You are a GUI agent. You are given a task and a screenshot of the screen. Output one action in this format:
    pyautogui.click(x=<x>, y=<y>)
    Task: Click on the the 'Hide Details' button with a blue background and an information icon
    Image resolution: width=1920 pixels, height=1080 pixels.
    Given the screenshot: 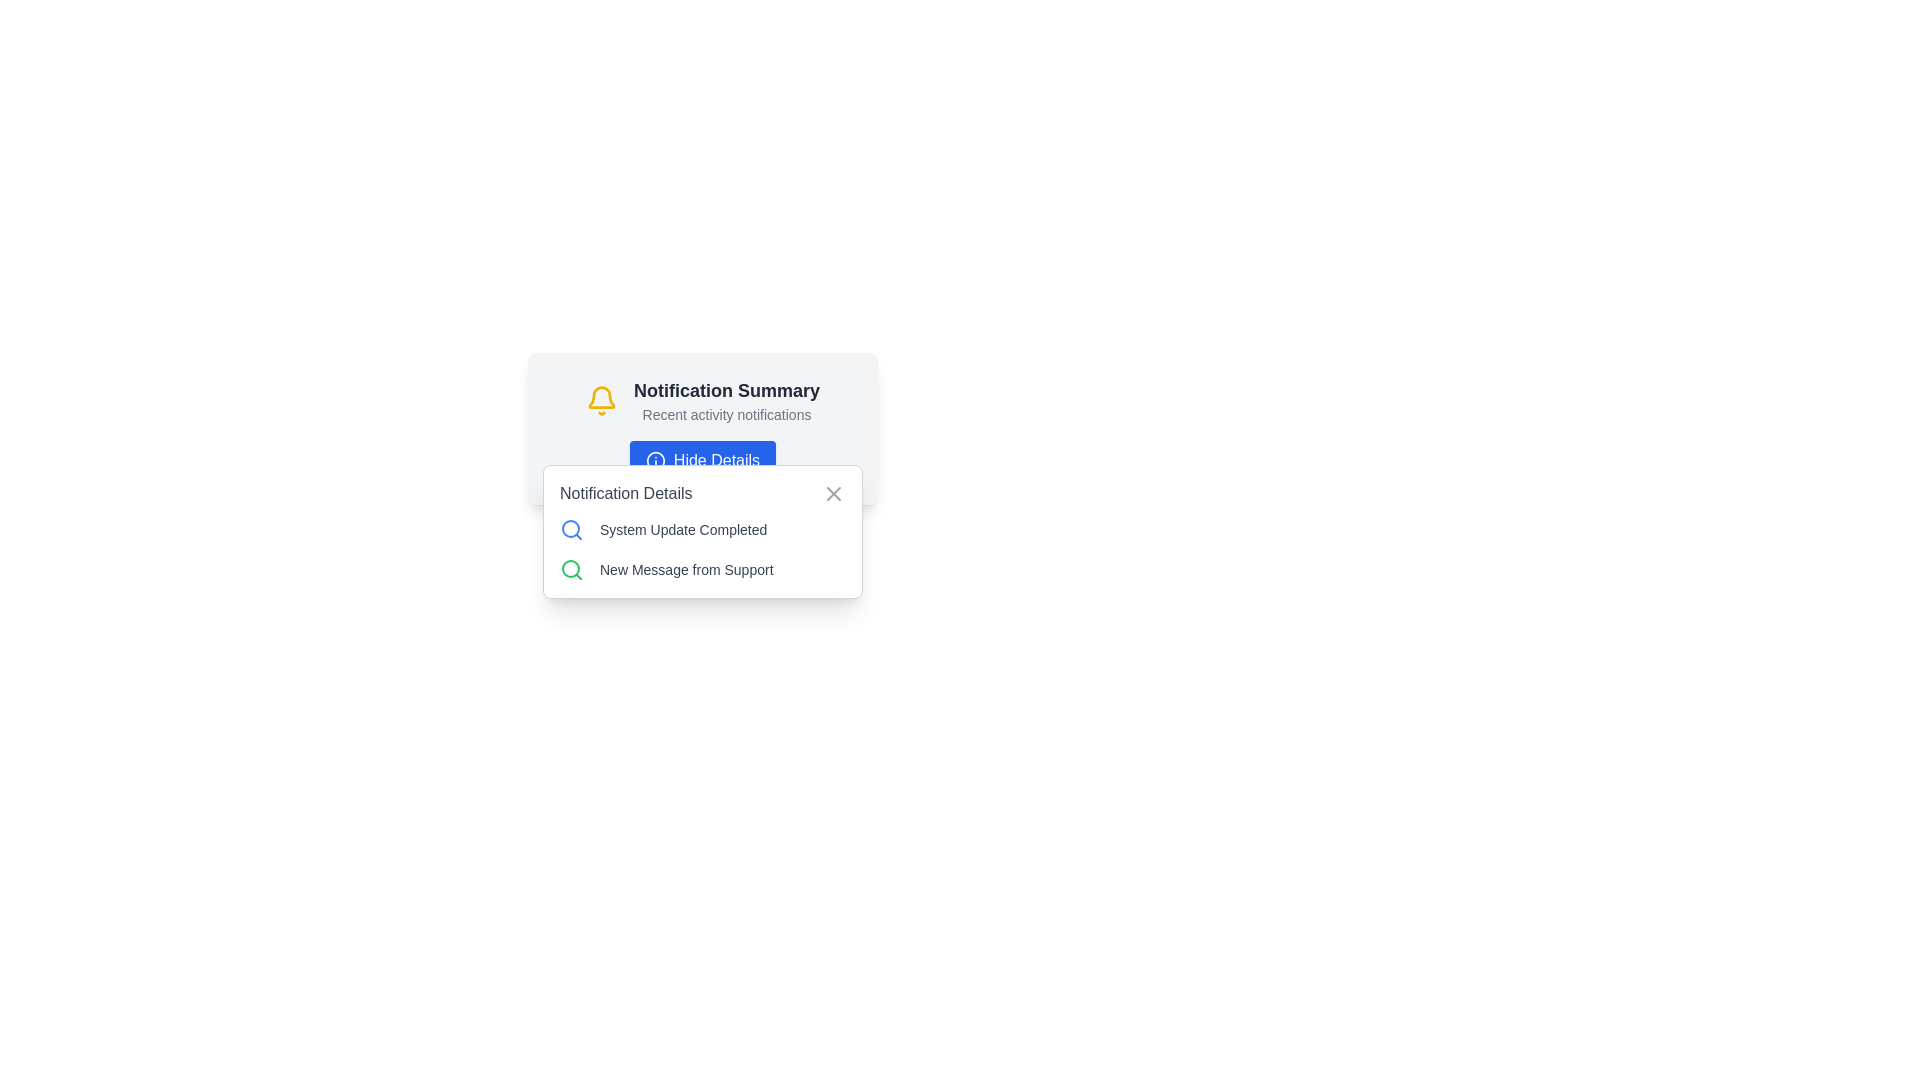 What is the action you would take?
    pyautogui.click(x=702, y=461)
    